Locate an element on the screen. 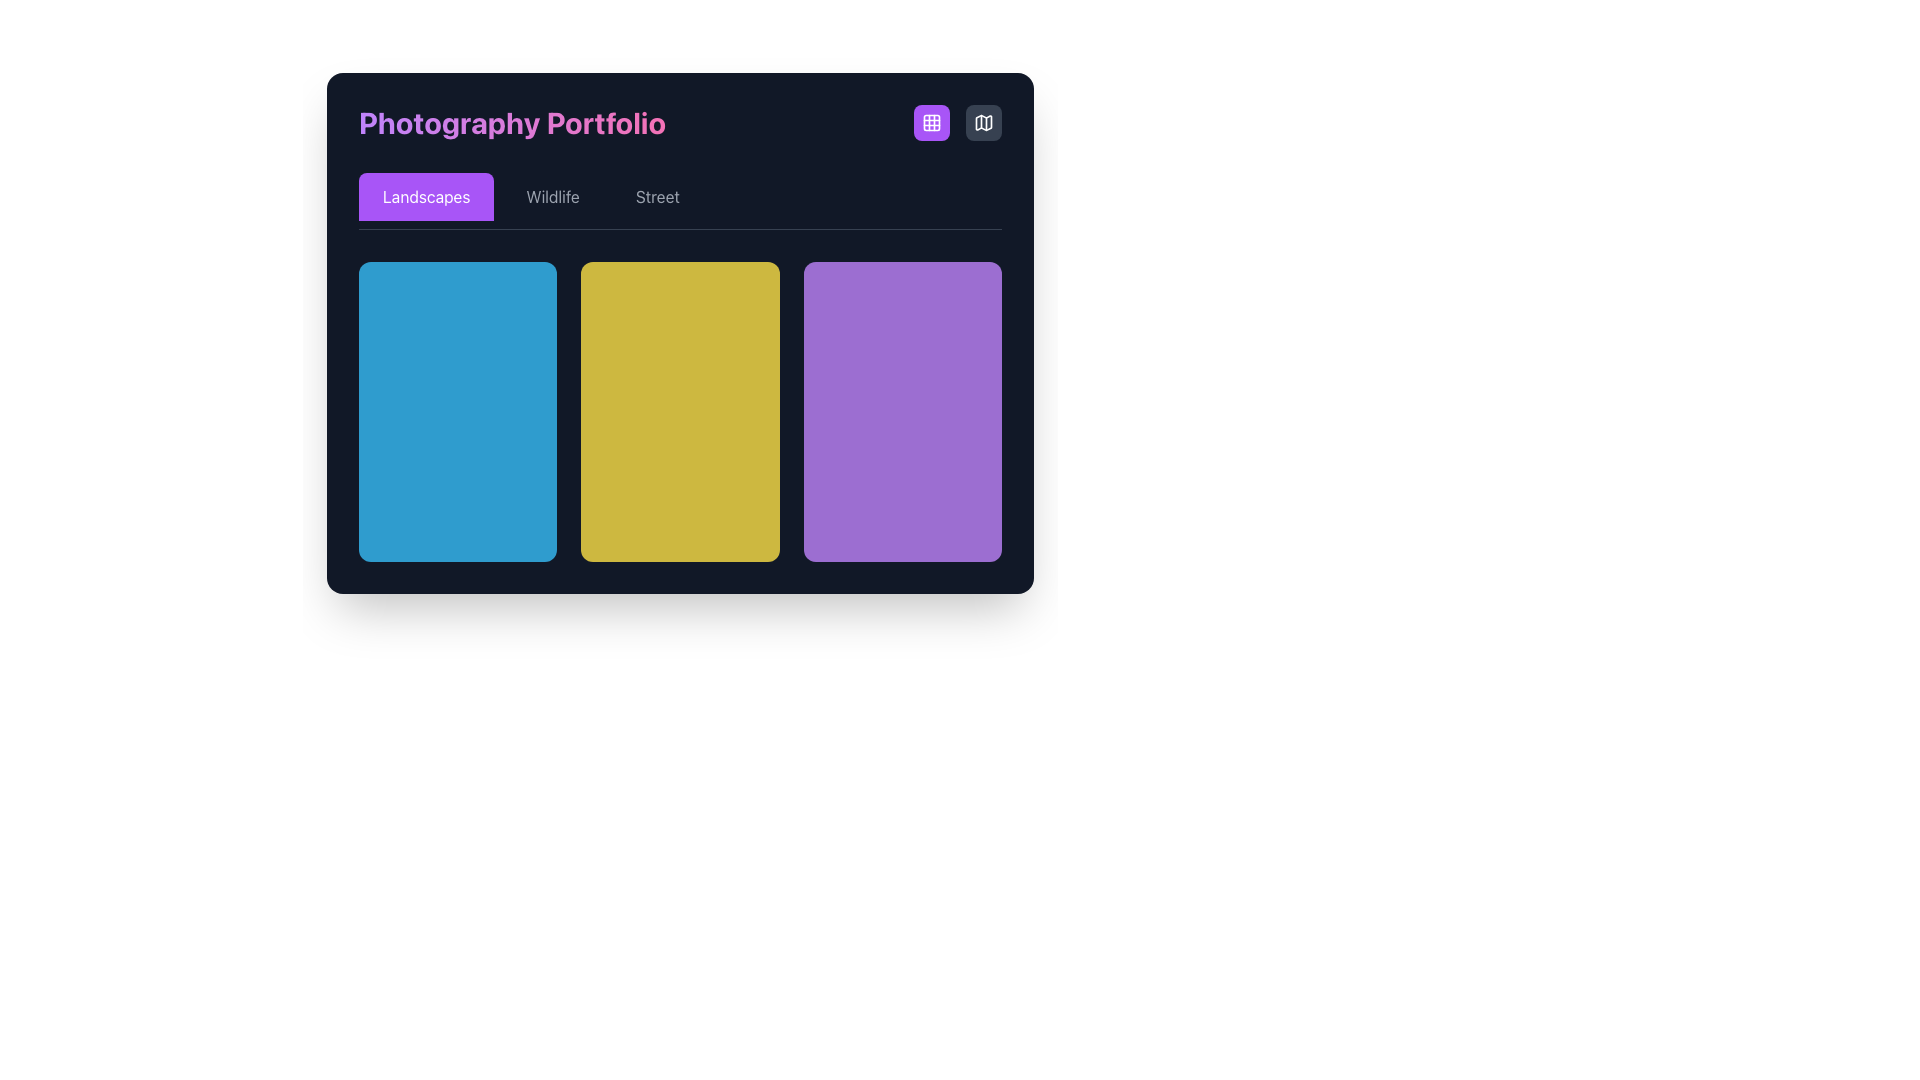 The width and height of the screenshot is (1920, 1080). the first button in the top-left section of the navigation tab is located at coordinates (425, 196).